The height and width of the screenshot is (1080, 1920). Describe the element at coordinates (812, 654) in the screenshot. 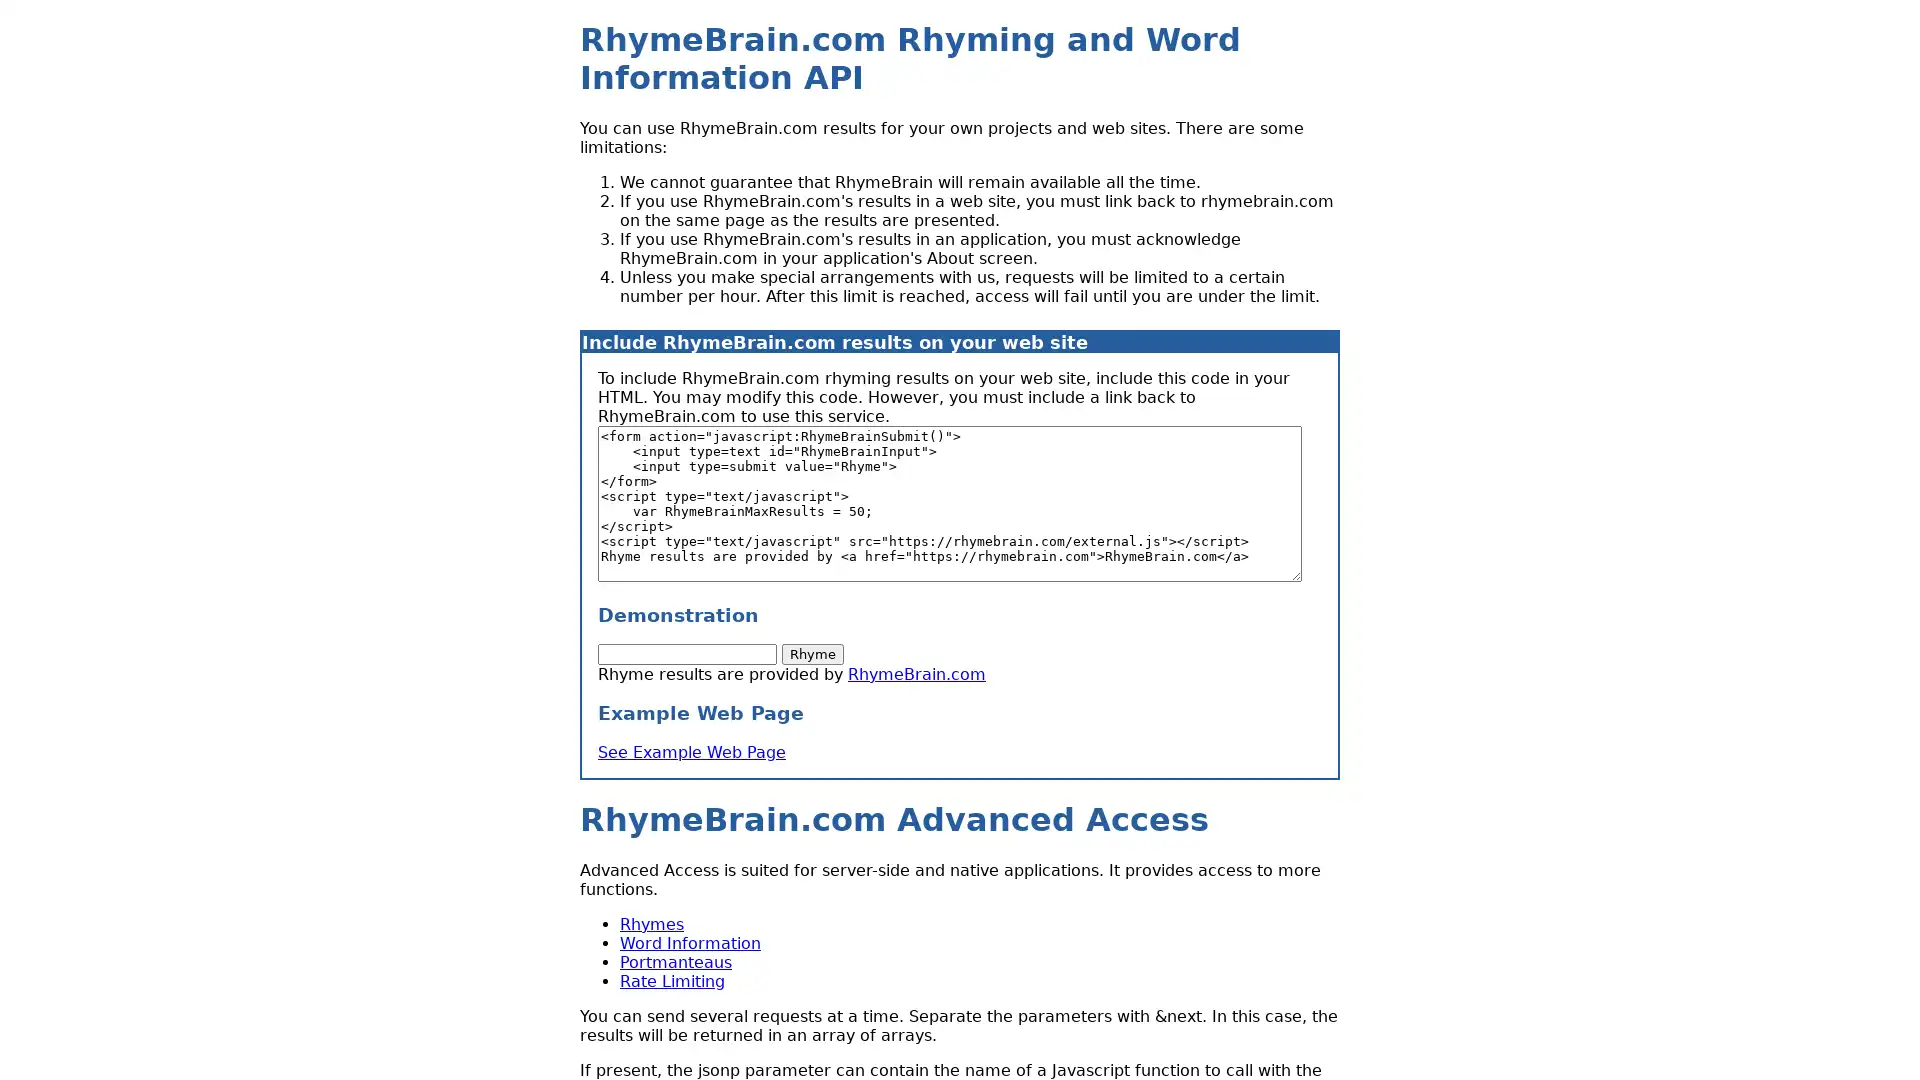

I see `Rhyme` at that location.